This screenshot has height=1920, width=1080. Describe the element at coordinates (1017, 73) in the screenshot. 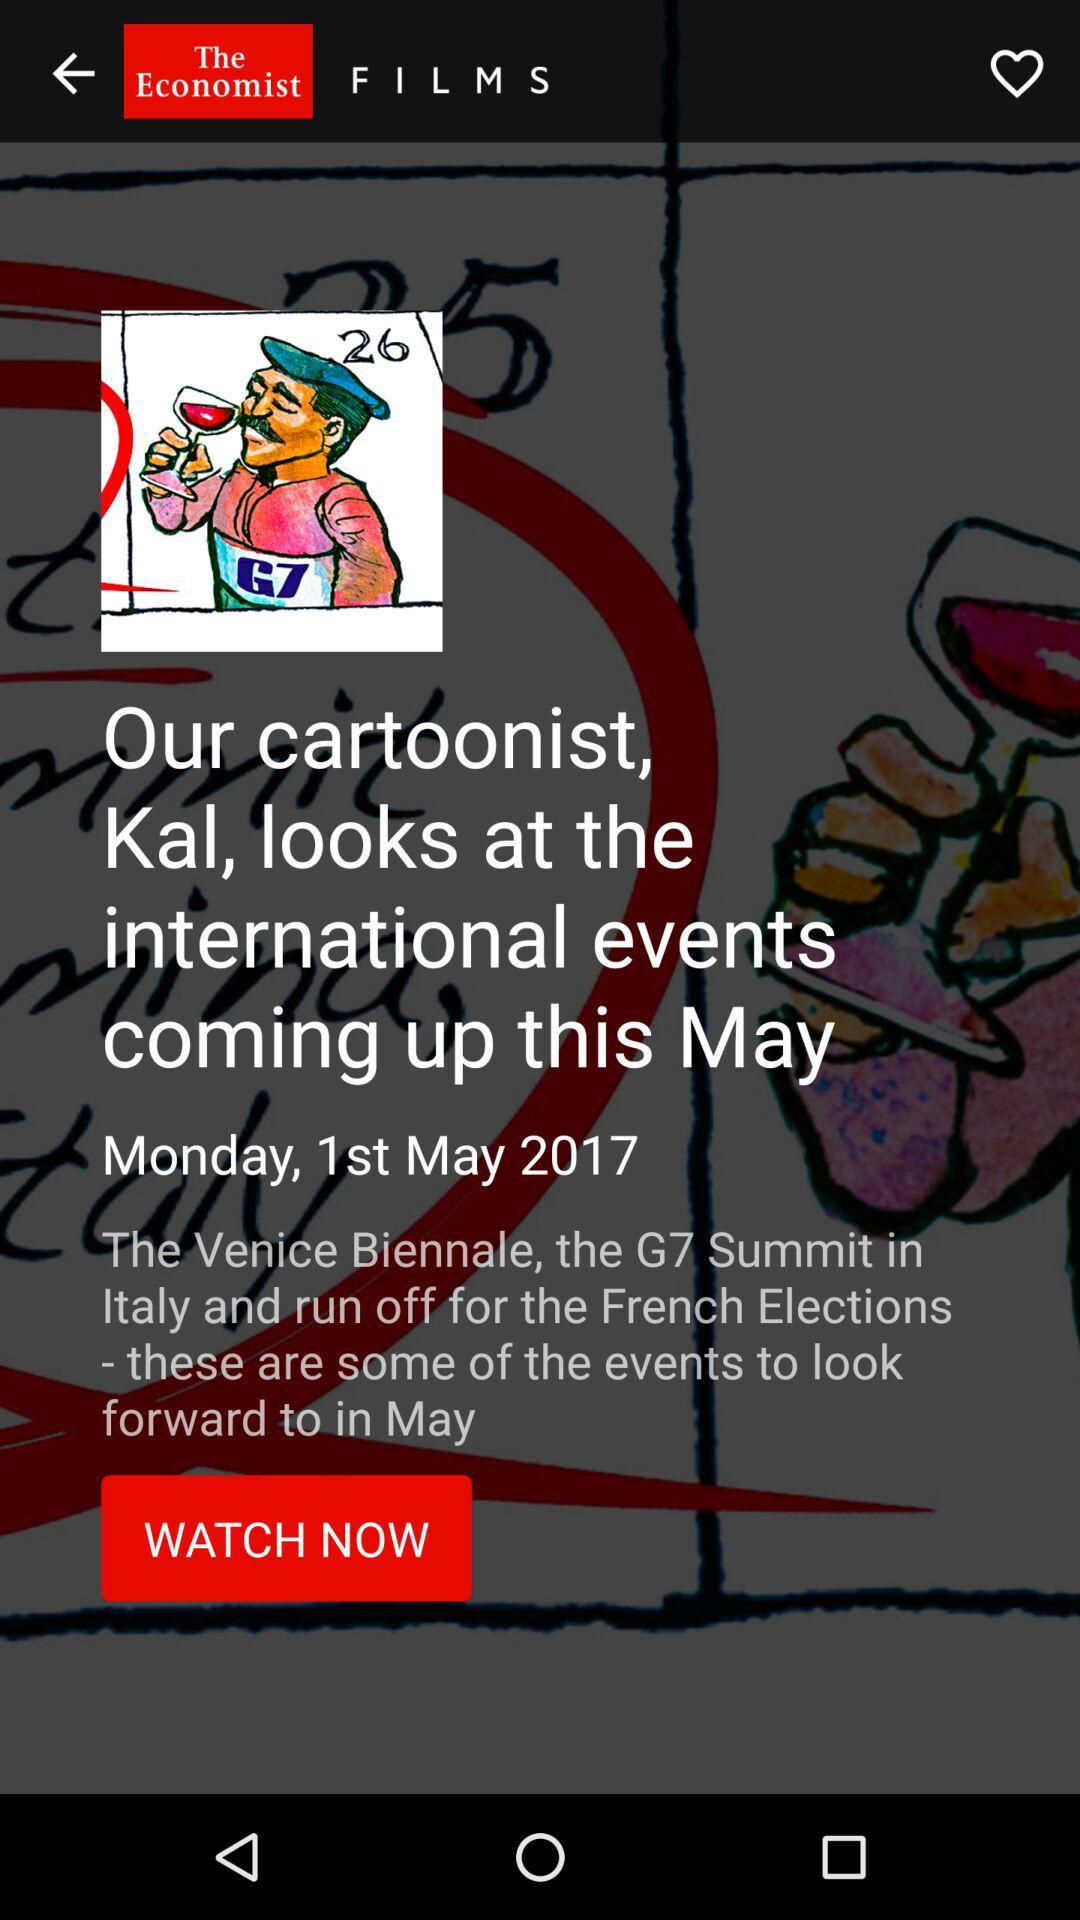

I see `the icon at the top right corner` at that location.